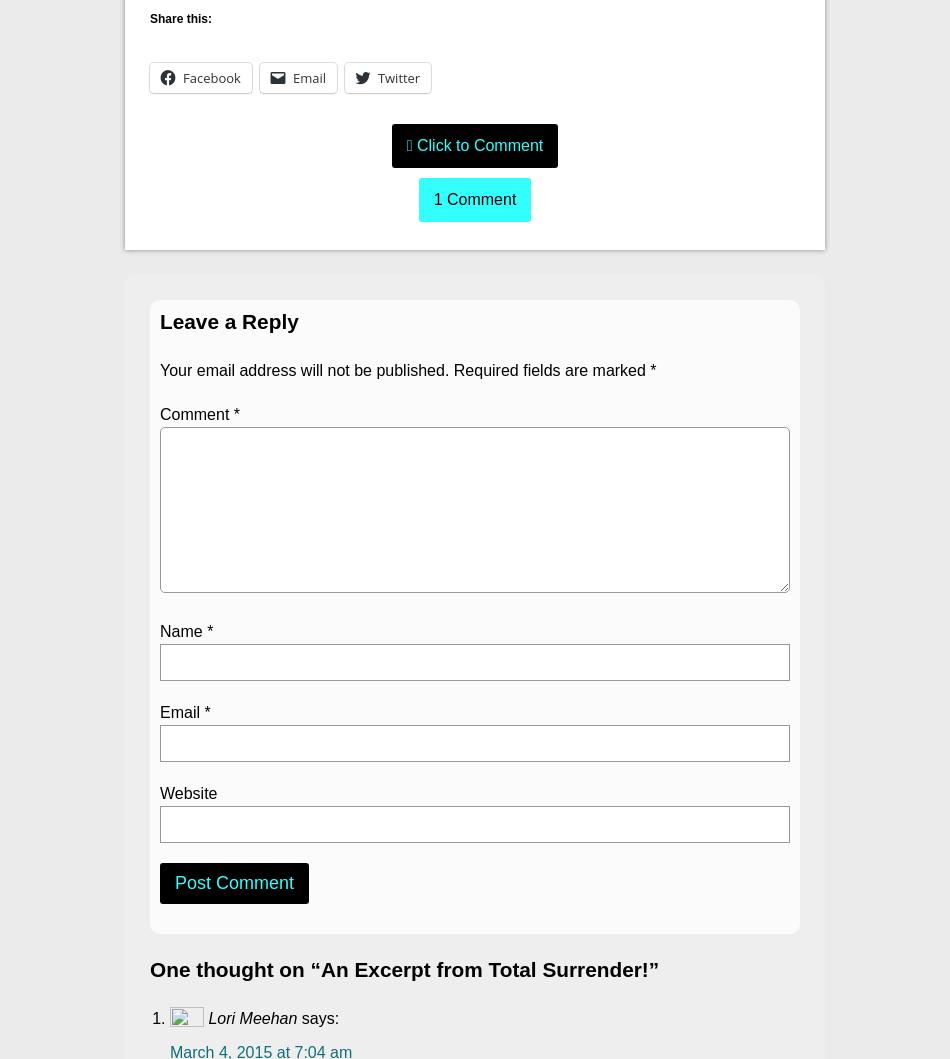 This screenshot has width=950, height=1059. I want to click on 'Lori Meehan', so click(251, 1017).